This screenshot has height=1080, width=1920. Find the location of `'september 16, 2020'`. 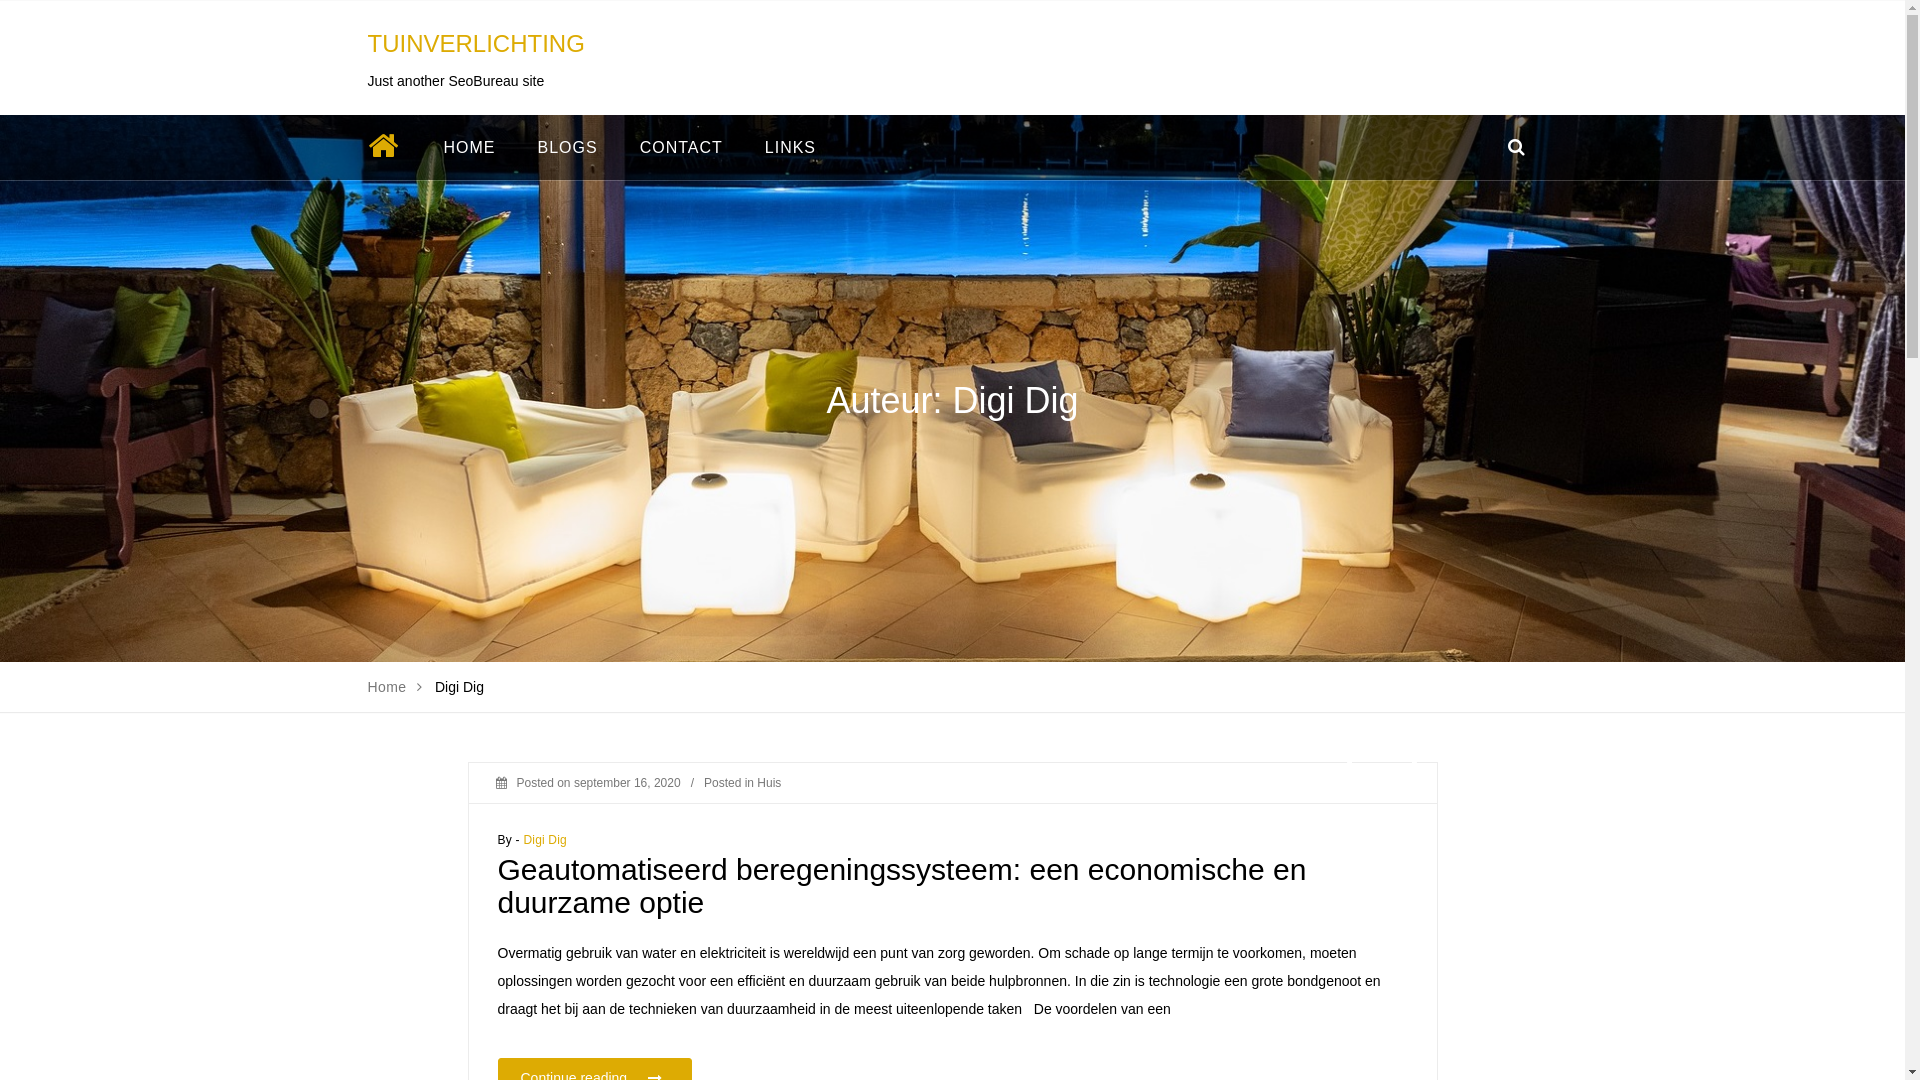

'september 16, 2020' is located at coordinates (626, 782).